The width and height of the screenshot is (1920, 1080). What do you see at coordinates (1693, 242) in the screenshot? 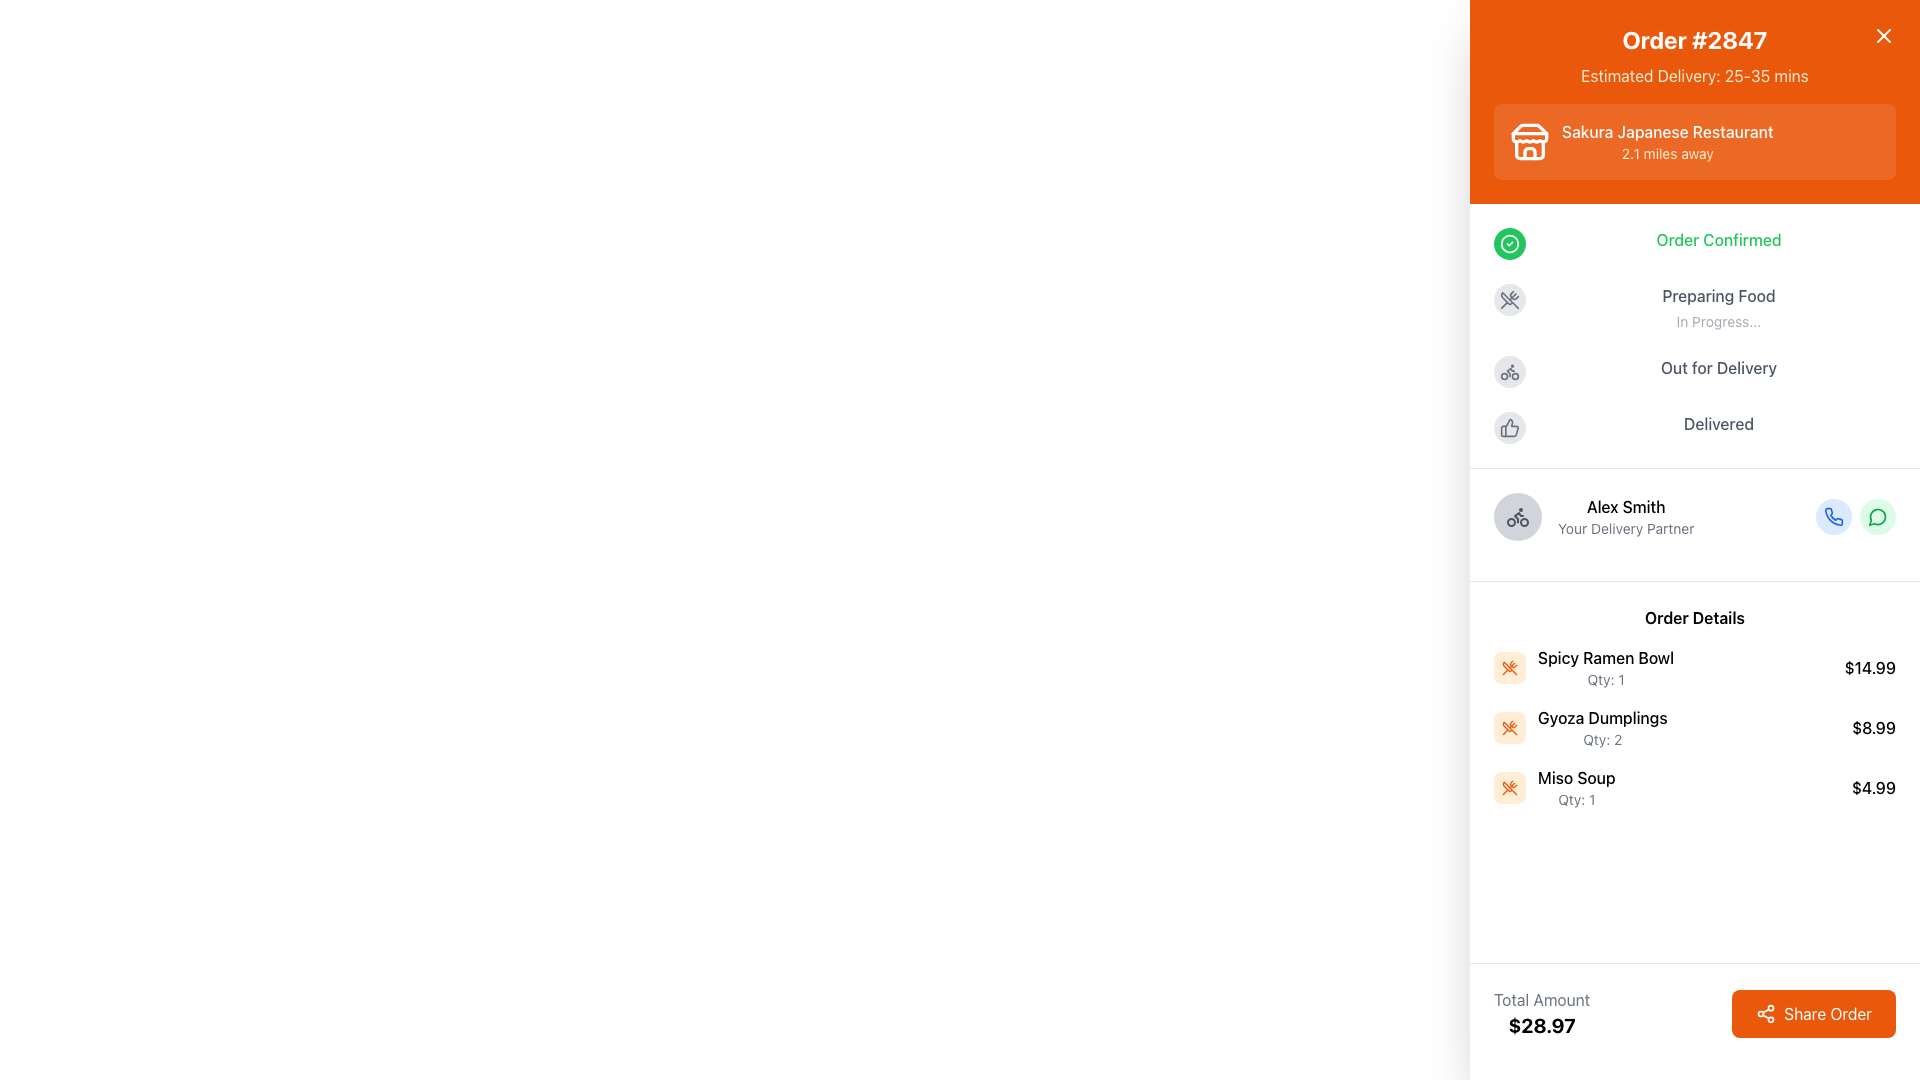
I see `status text from the Status indicator labeled 'Order Confirmed', which is visually represented with a green circular icon and green text, located near the top of the order tracking panel` at bounding box center [1693, 242].